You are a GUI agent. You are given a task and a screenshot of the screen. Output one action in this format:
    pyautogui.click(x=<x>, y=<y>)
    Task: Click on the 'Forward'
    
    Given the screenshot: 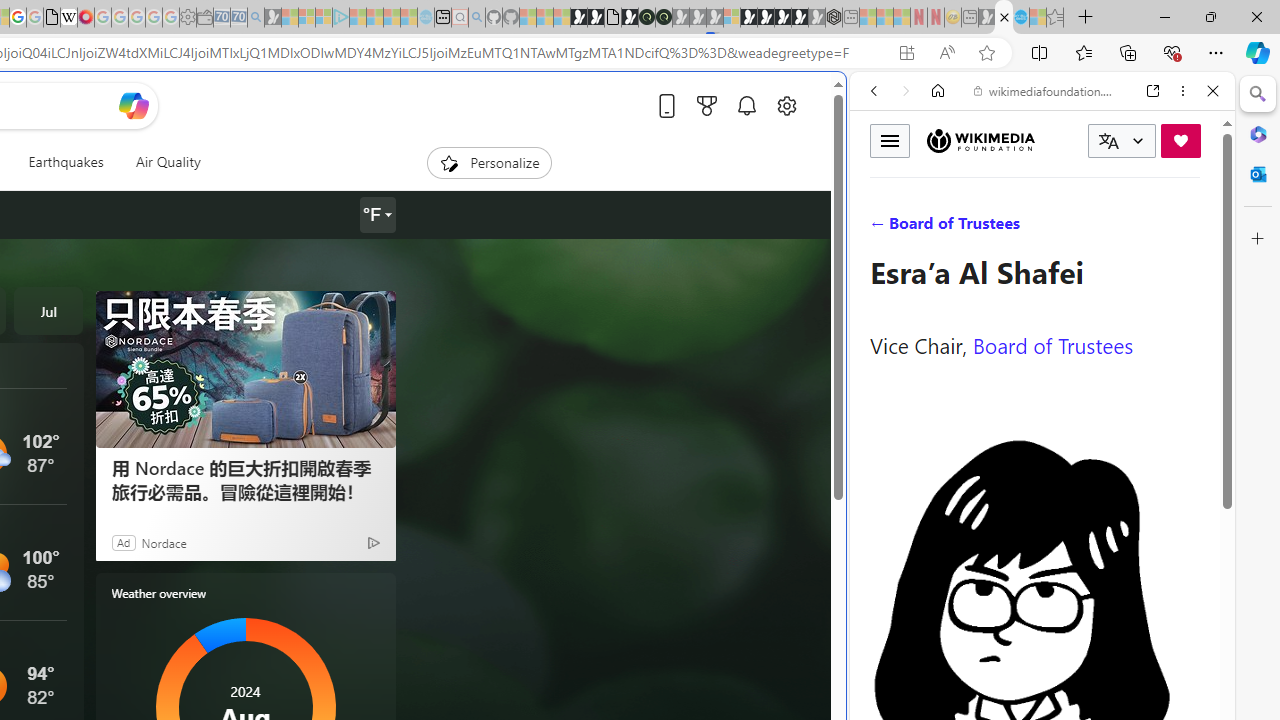 What is the action you would take?
    pyautogui.click(x=905, y=91)
    